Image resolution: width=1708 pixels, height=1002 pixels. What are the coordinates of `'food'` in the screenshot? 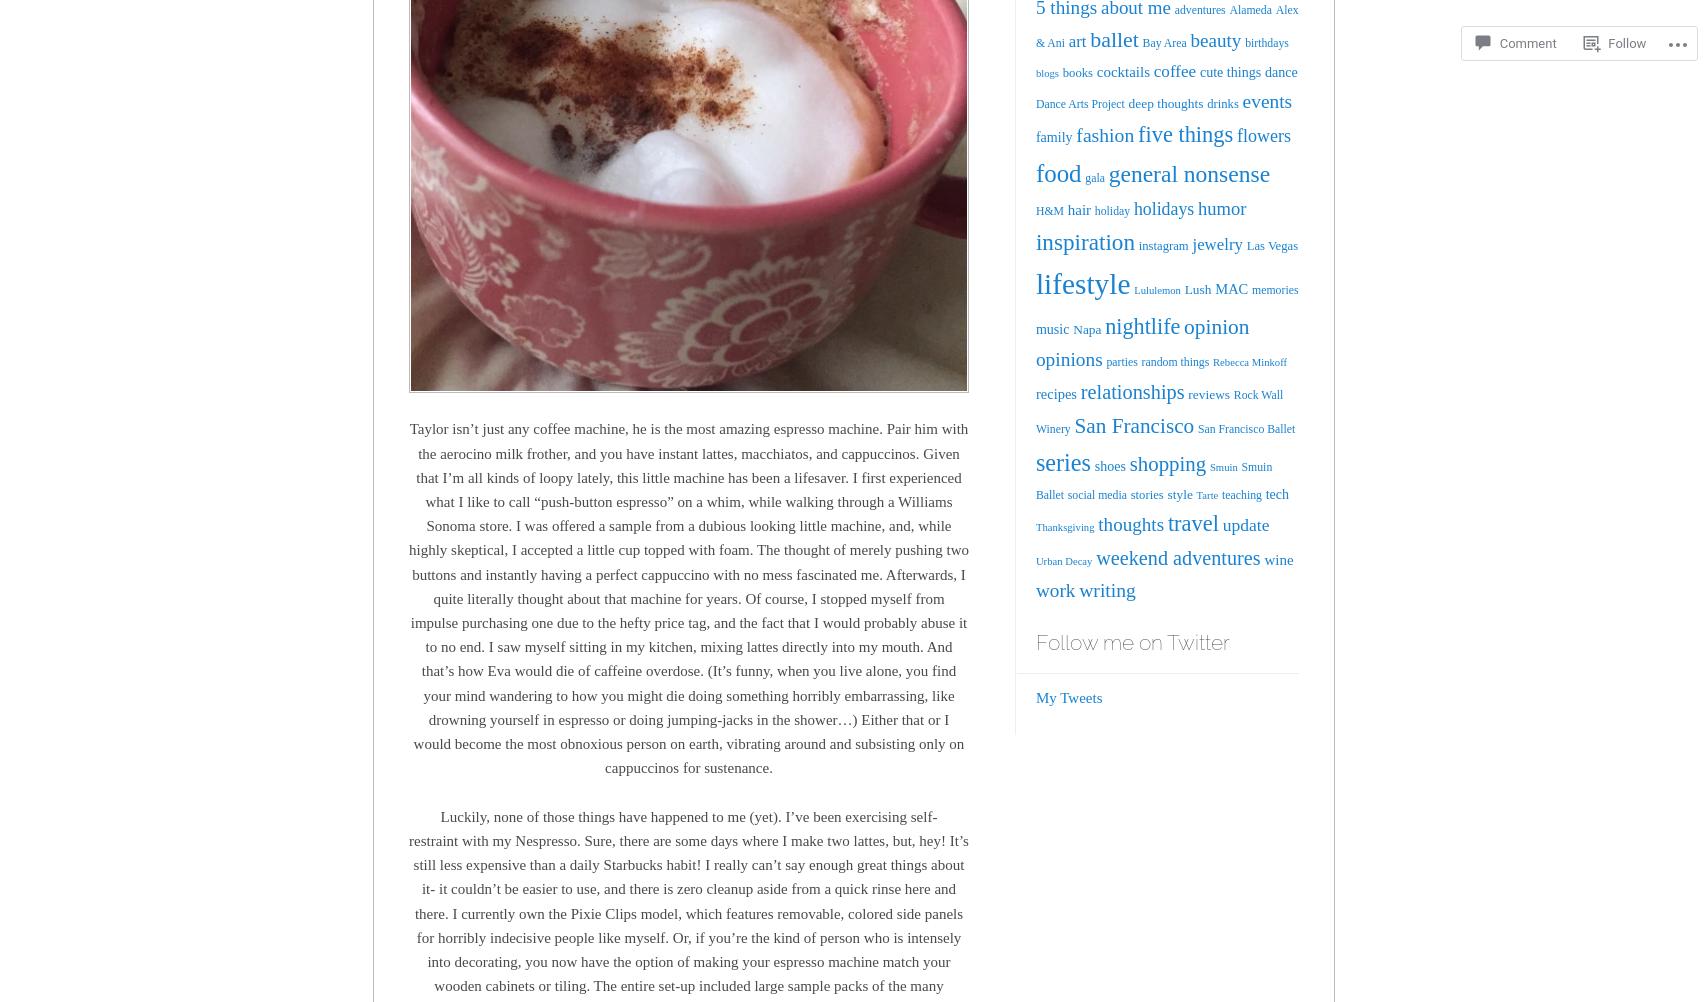 It's located at (1057, 172).